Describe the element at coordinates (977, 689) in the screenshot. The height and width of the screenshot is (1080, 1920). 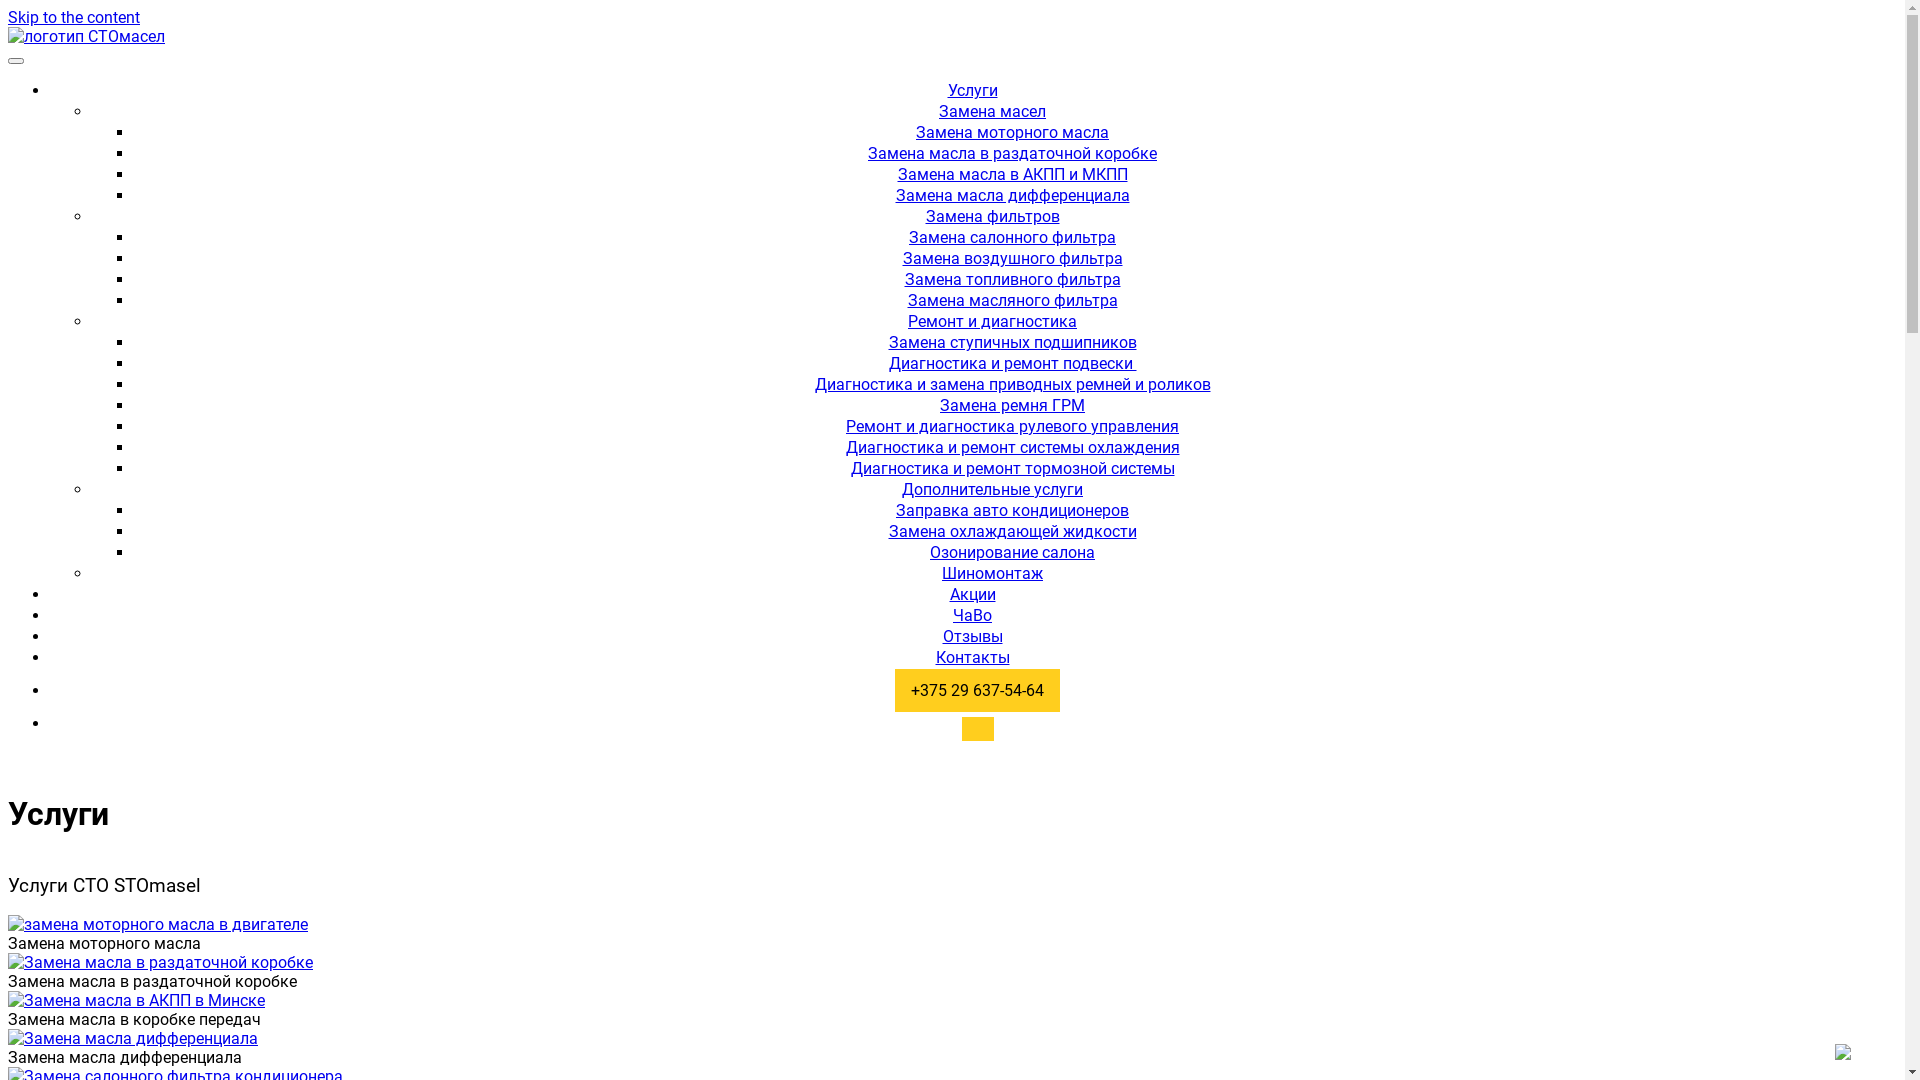
I see `'+375 29 637-54-64'` at that location.